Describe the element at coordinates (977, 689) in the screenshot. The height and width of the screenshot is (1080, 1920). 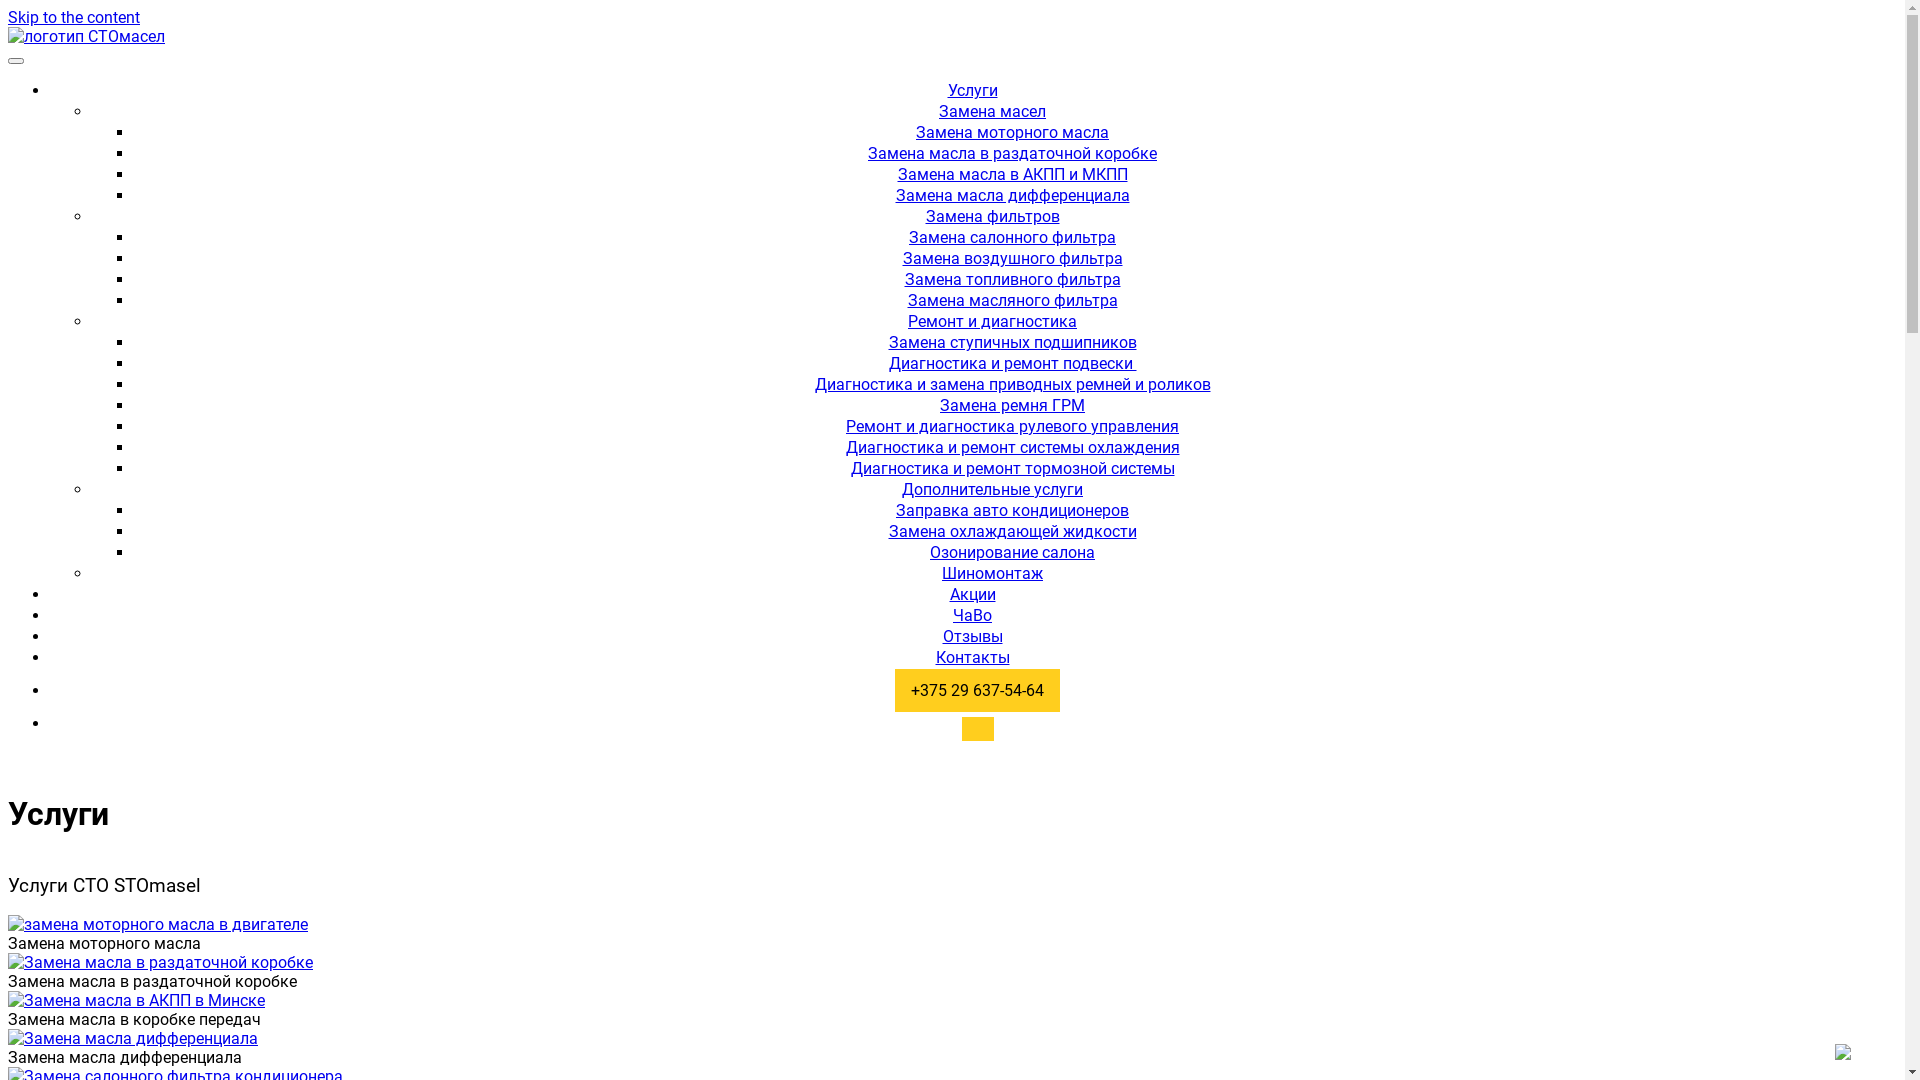
I see `'+375 29 637-54-64'` at that location.